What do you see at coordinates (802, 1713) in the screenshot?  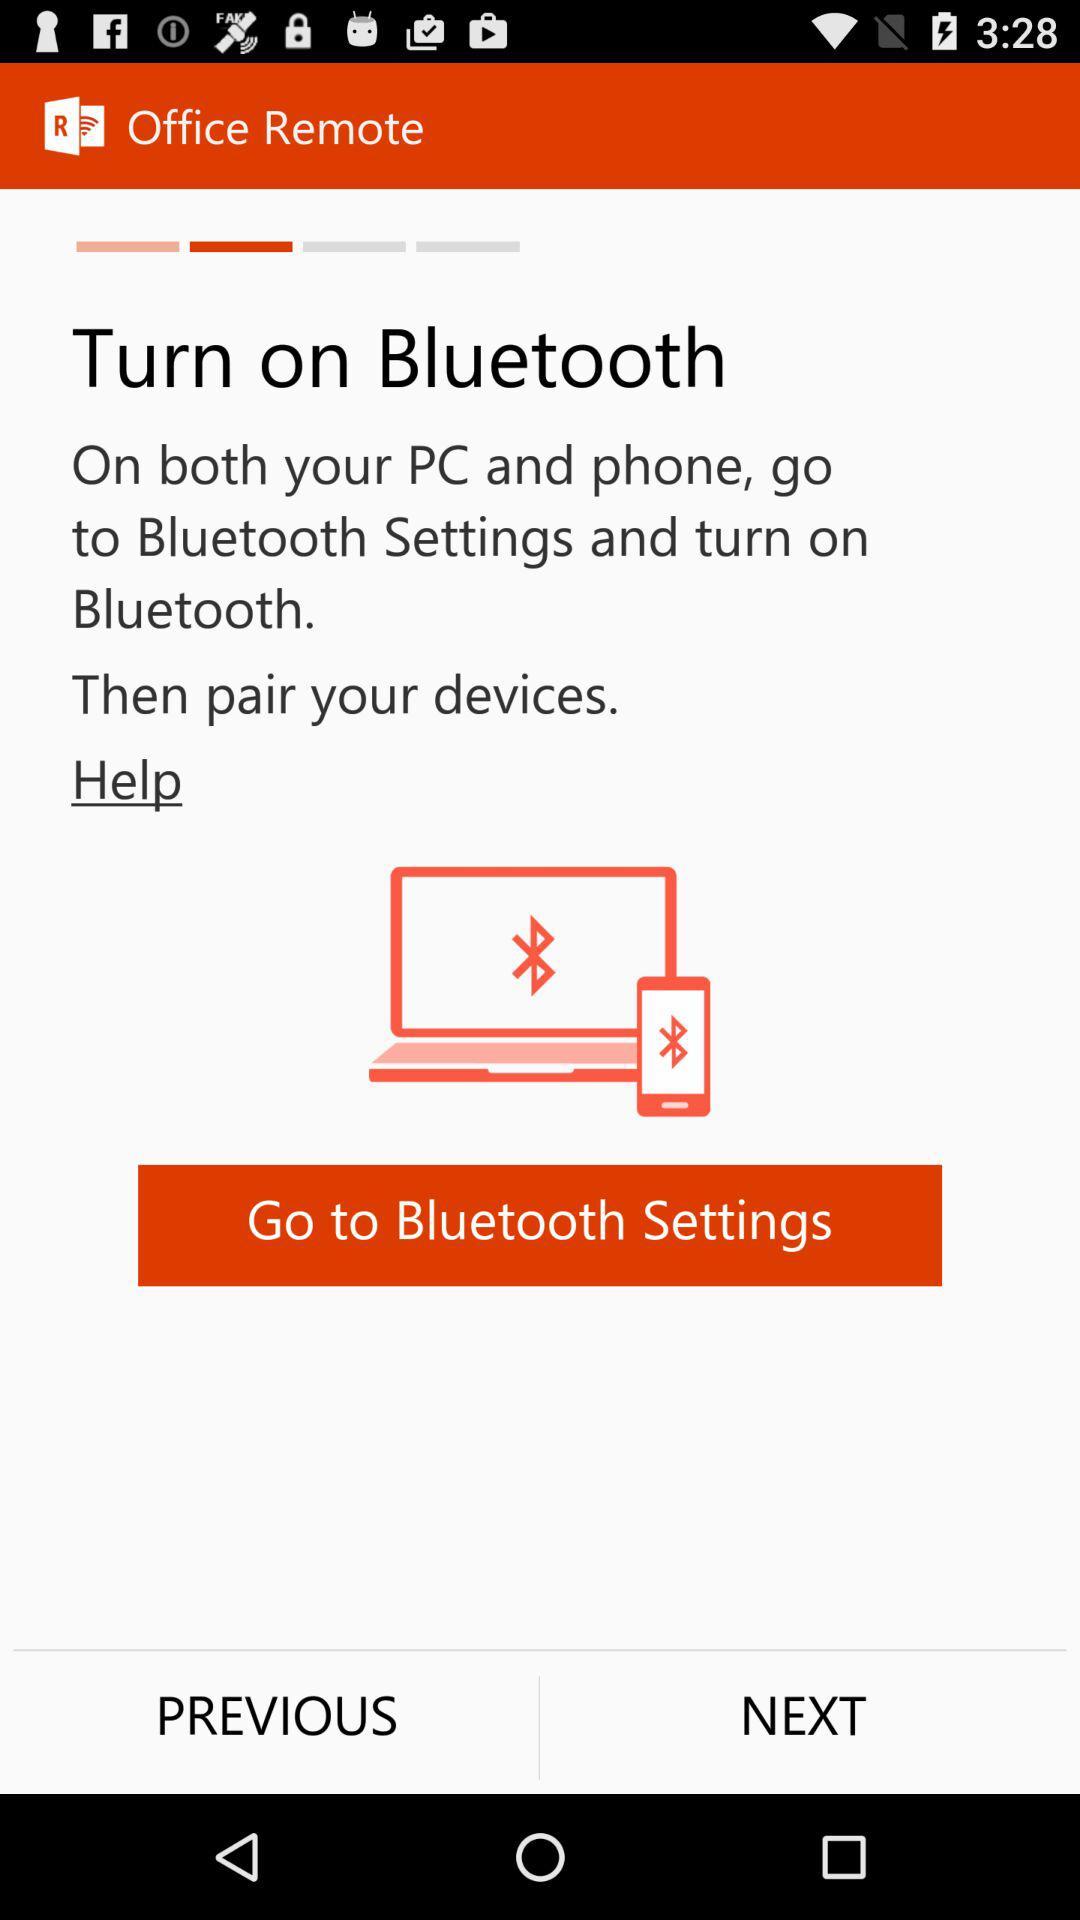 I see `item to the right of the previous item` at bounding box center [802, 1713].